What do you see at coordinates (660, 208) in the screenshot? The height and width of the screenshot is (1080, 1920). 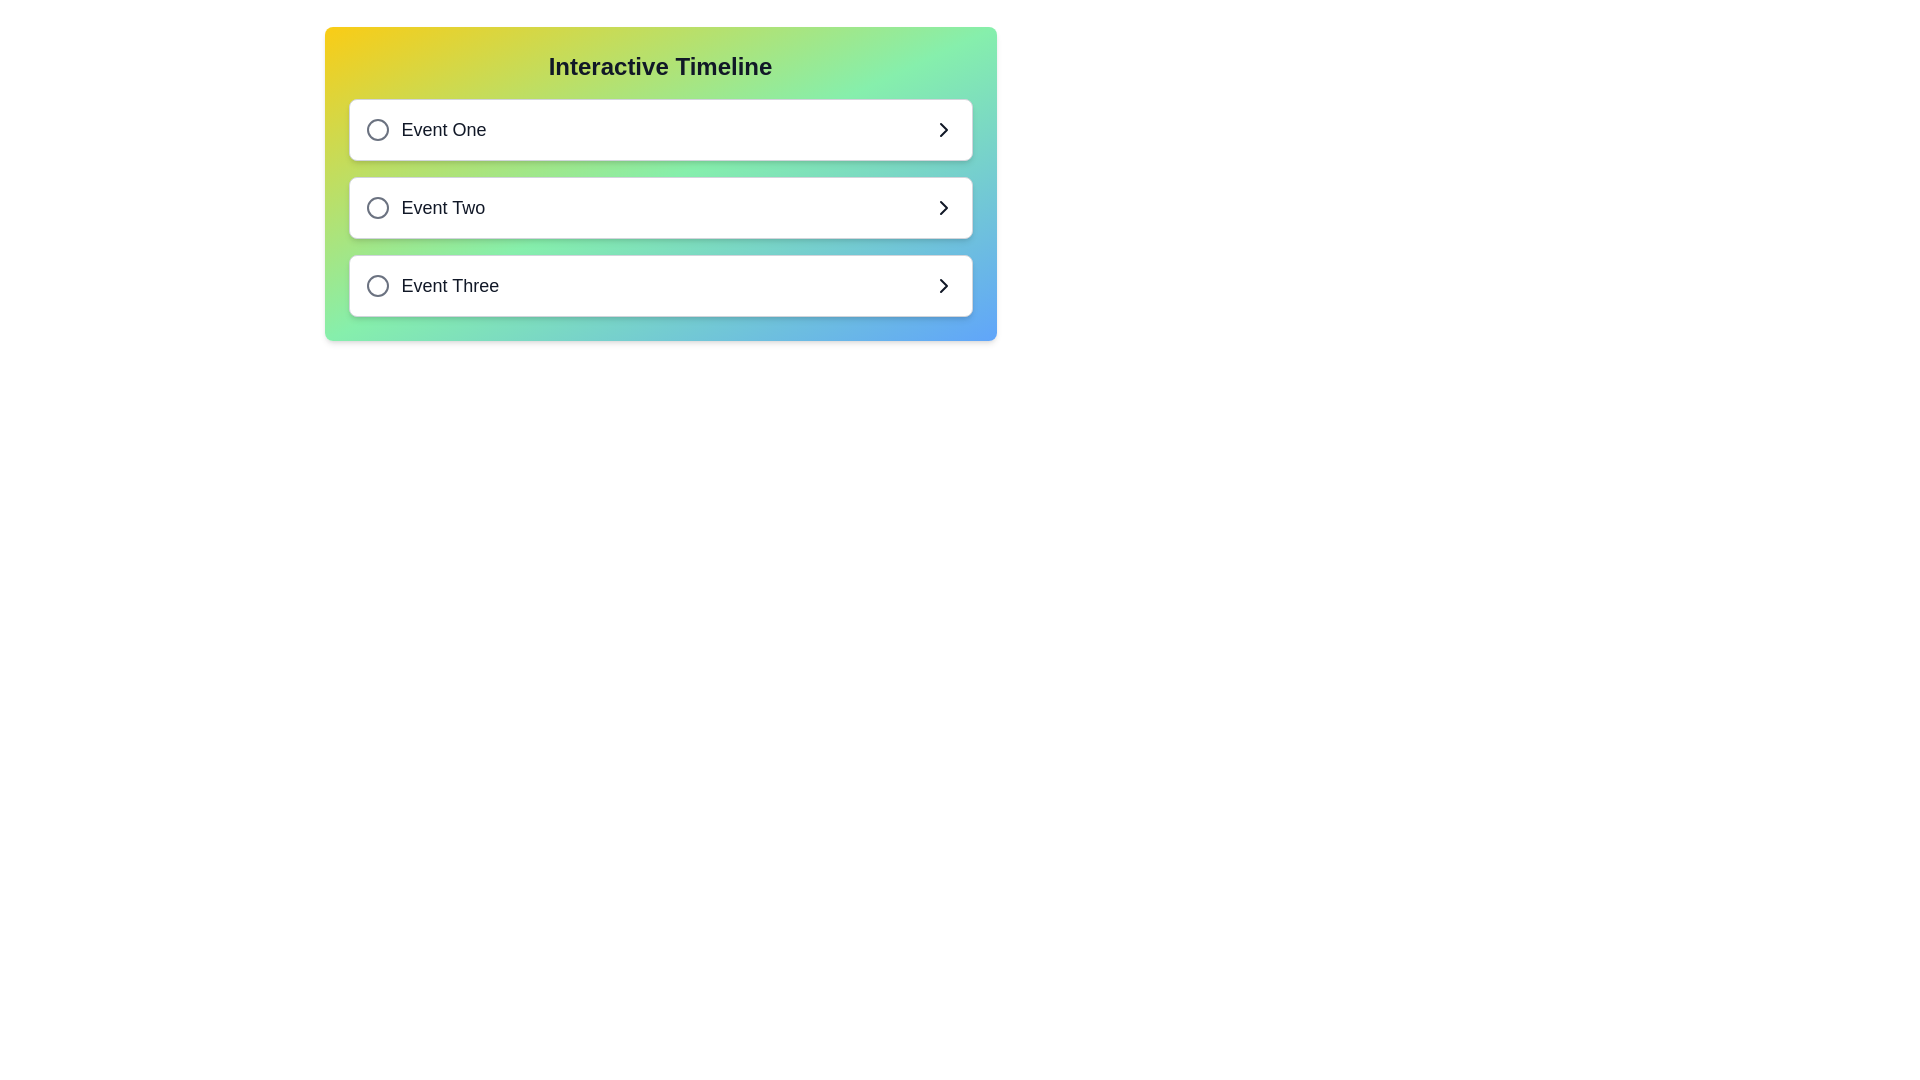 I see `the second interactive list item in the timeline` at bounding box center [660, 208].